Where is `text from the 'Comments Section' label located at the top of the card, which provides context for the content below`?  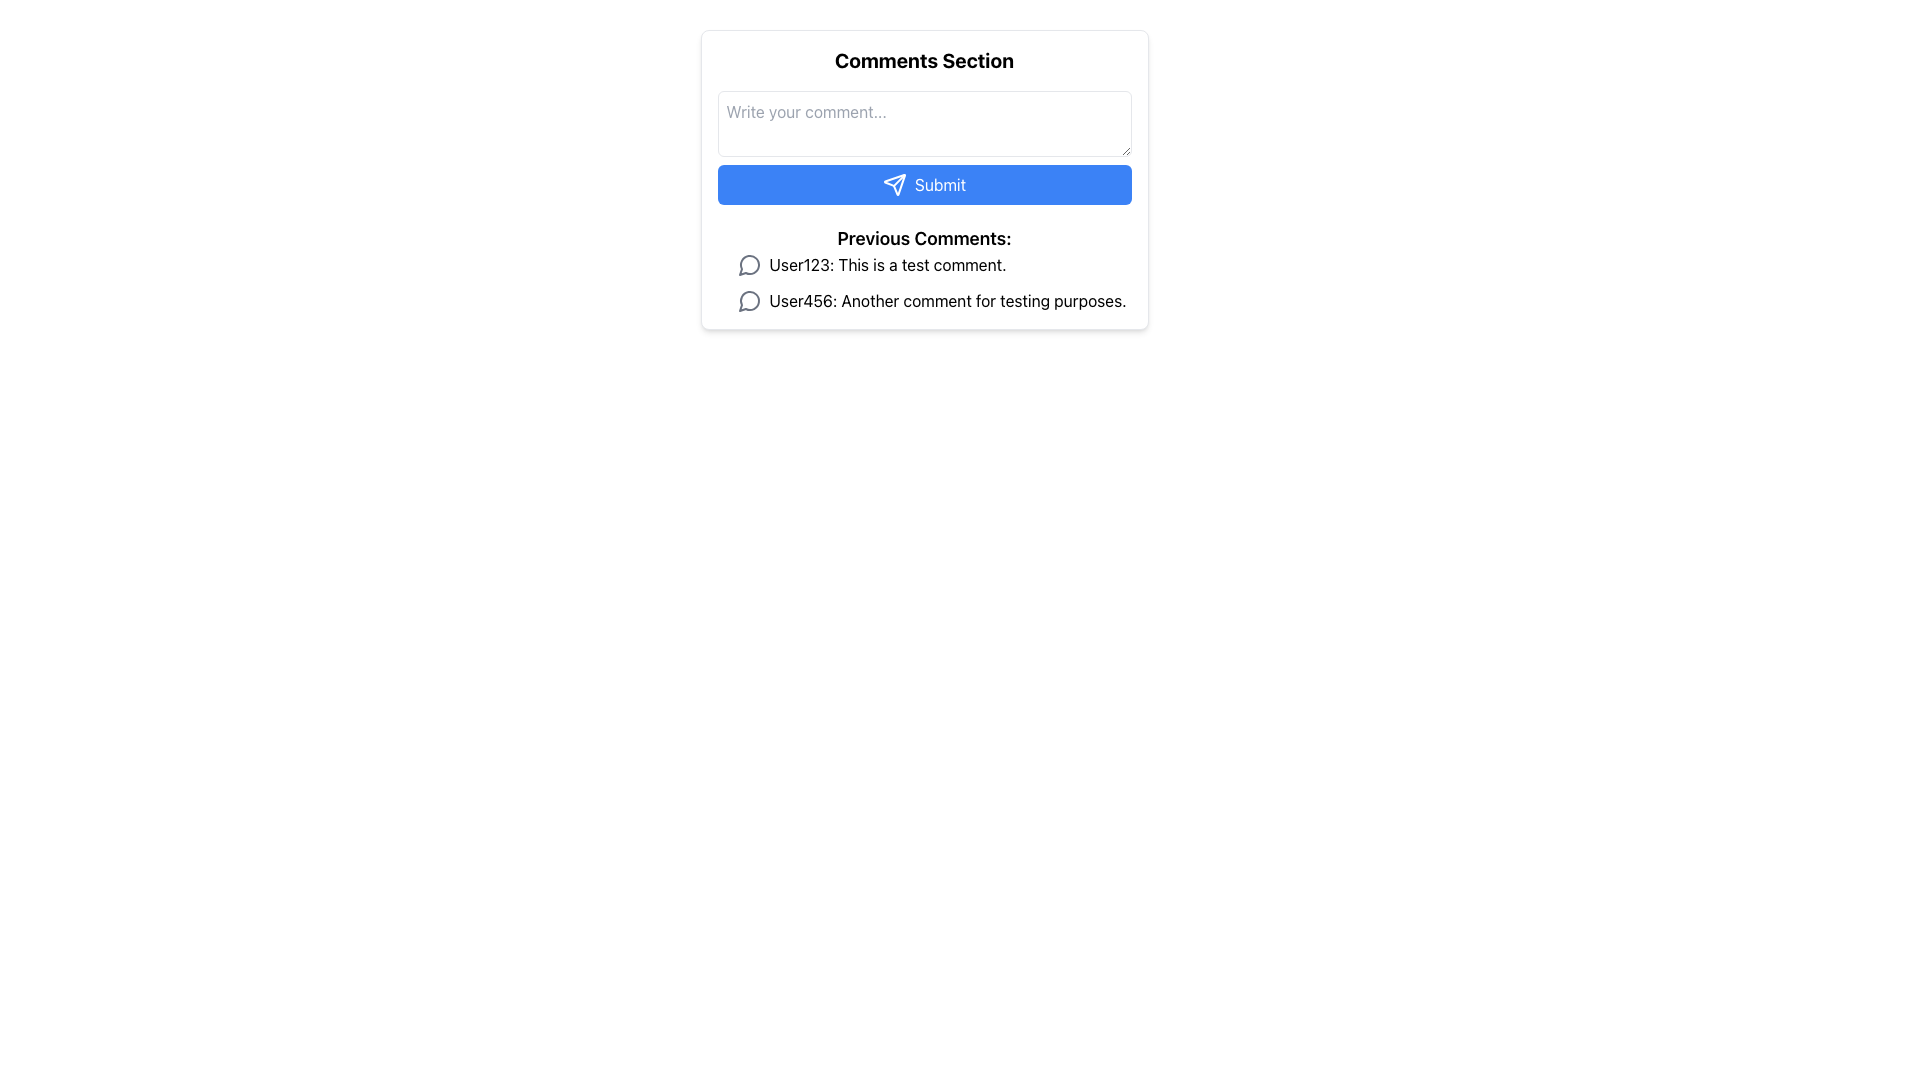
text from the 'Comments Section' label located at the top of the card, which provides context for the content below is located at coordinates (923, 60).